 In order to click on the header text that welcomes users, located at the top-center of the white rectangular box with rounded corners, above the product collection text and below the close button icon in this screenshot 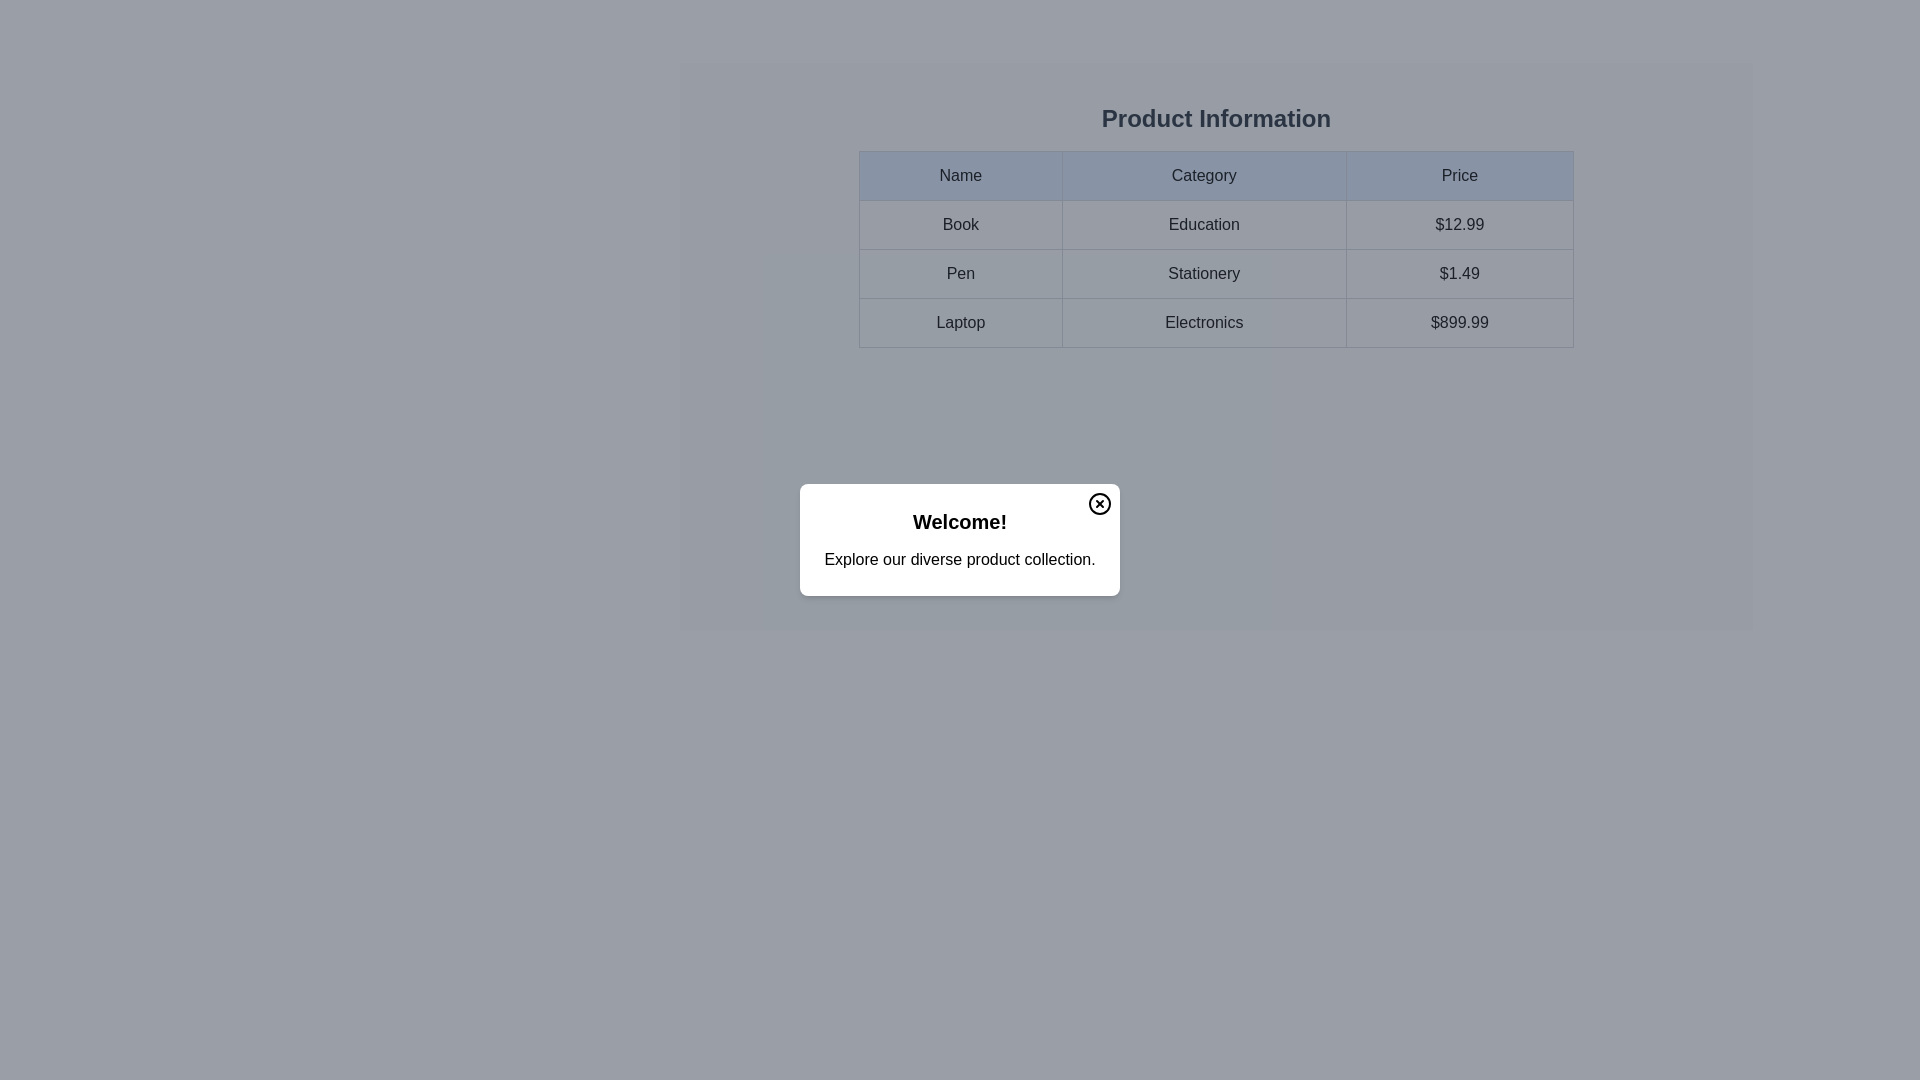, I will do `click(960, 520)`.